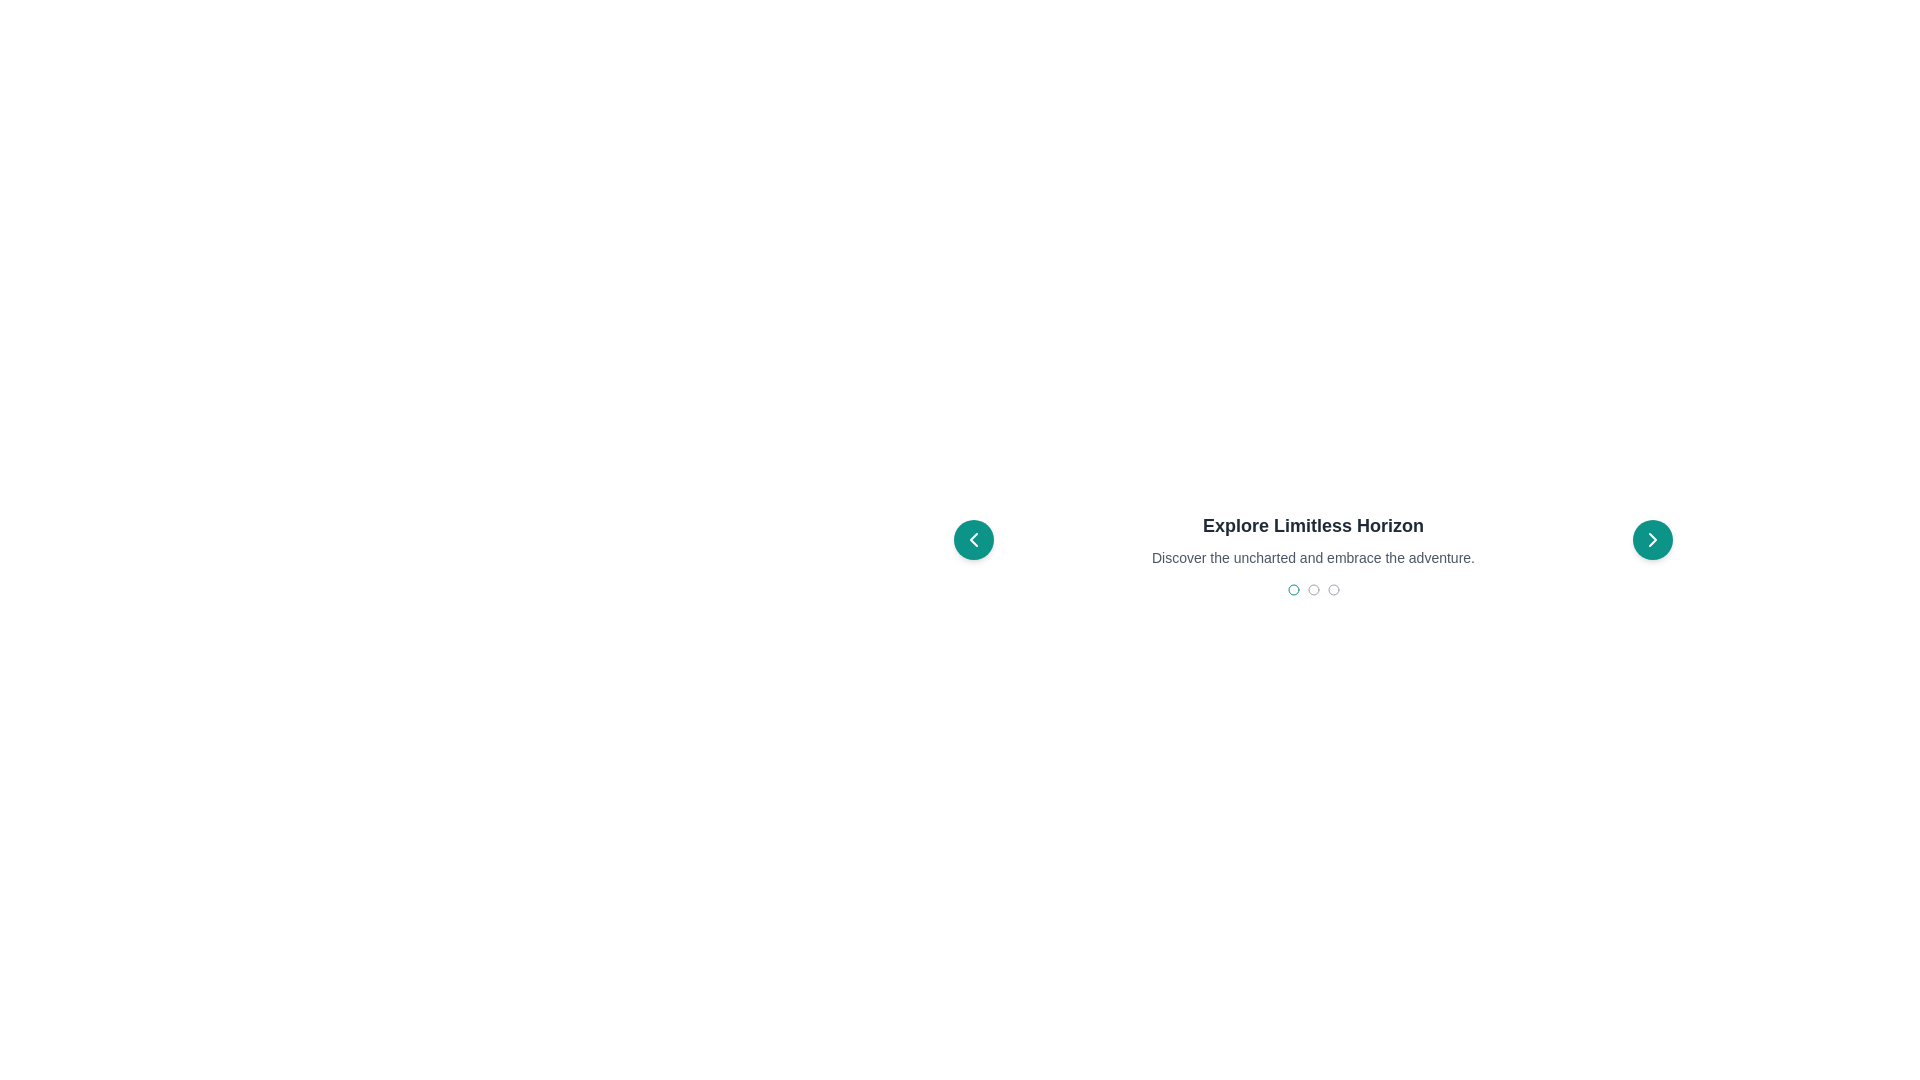 This screenshot has width=1920, height=1080. What do you see at coordinates (1293, 589) in the screenshot?
I see `the third dot in the horizontal arrangement of three circular indicators on the right side` at bounding box center [1293, 589].